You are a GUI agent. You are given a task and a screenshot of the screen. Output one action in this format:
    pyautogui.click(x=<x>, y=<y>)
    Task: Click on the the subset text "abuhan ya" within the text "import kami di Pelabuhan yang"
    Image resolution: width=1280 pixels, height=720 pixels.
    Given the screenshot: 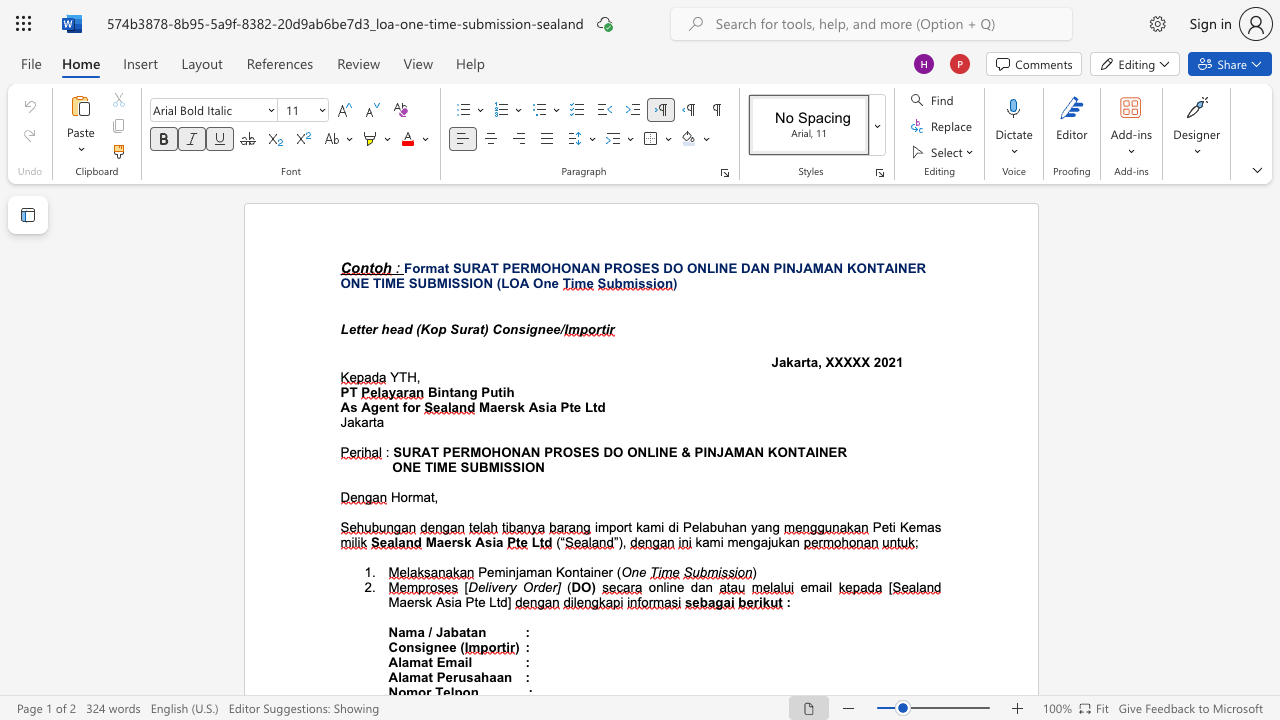 What is the action you would take?
    pyautogui.click(x=702, y=526)
    